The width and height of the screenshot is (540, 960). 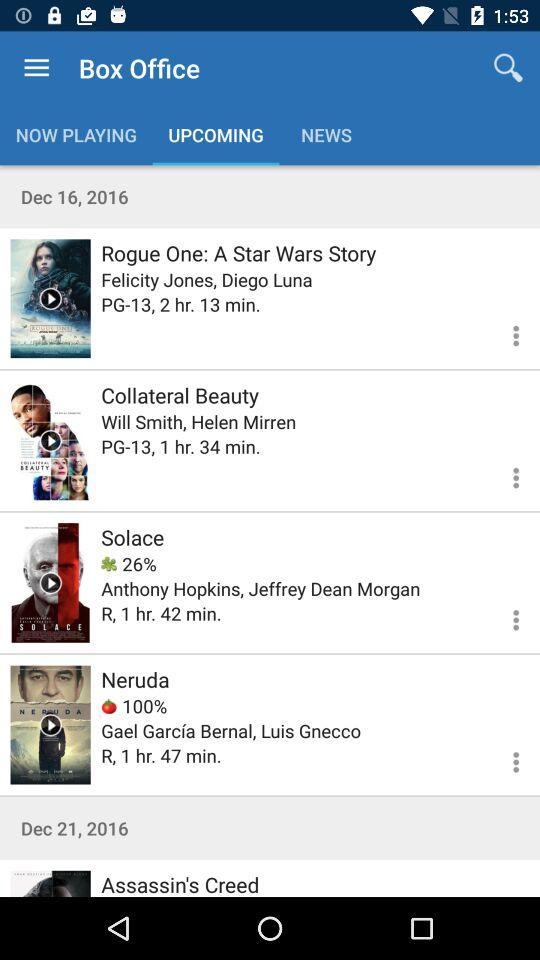 What do you see at coordinates (50, 297) in the screenshot?
I see `video` at bounding box center [50, 297].